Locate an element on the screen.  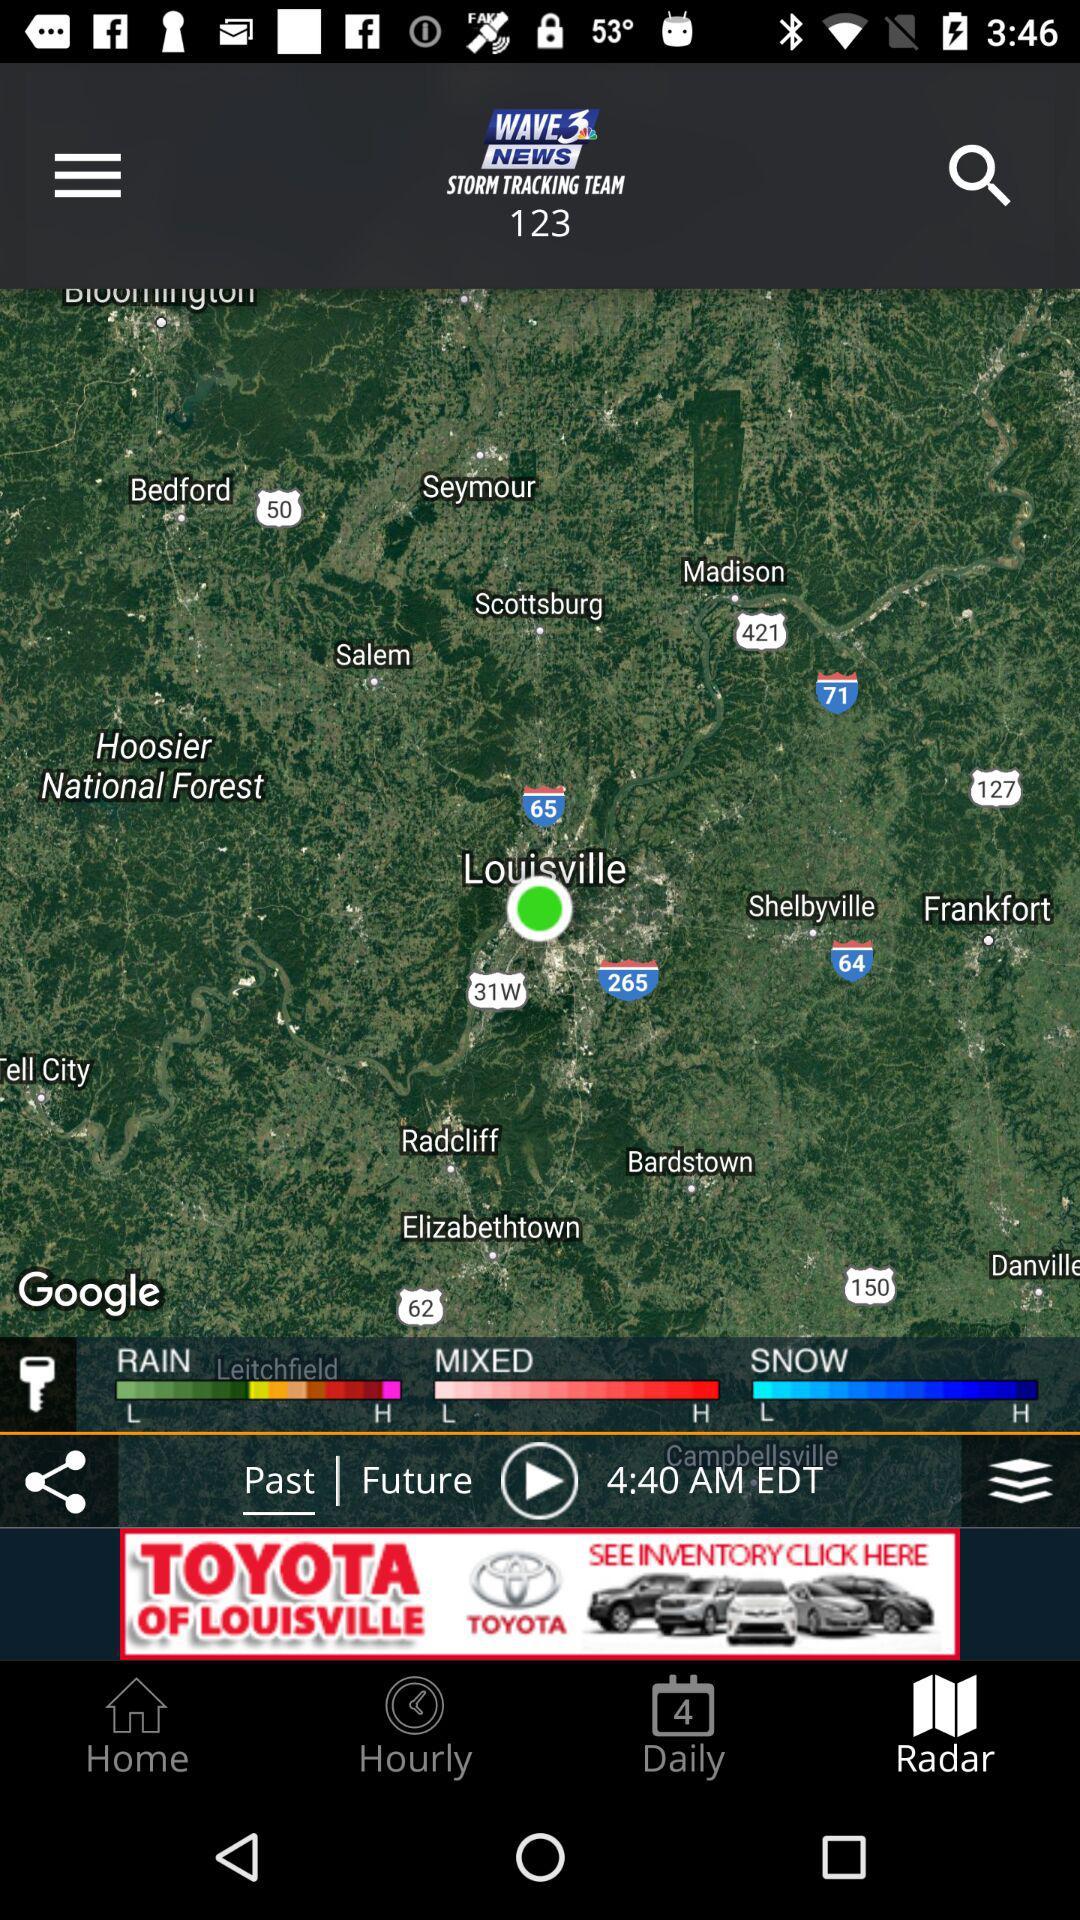
the radio button next to the hourly item is located at coordinates (682, 1726).